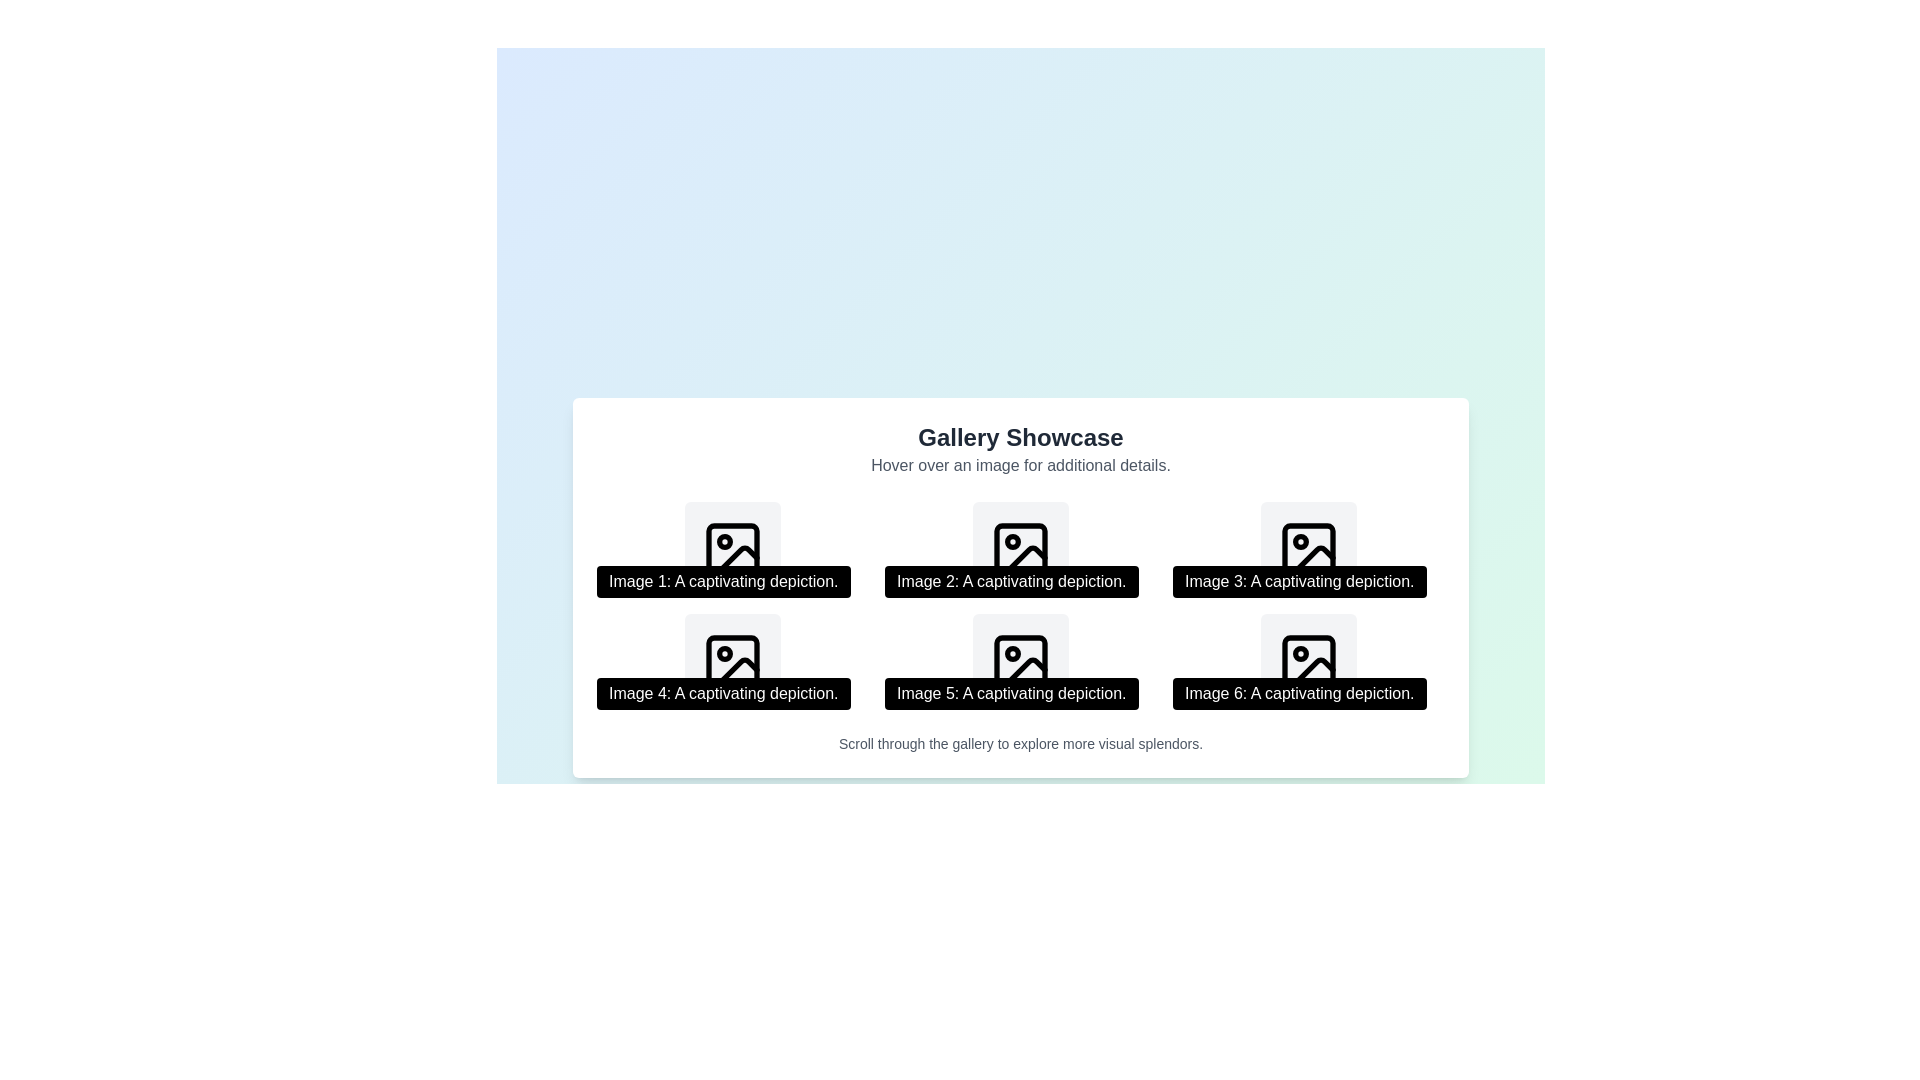  What do you see at coordinates (1309, 550) in the screenshot?
I see `the decorative graphical component that forms part of the visual structure of the third image icon in the first row of the gallery grid` at bounding box center [1309, 550].